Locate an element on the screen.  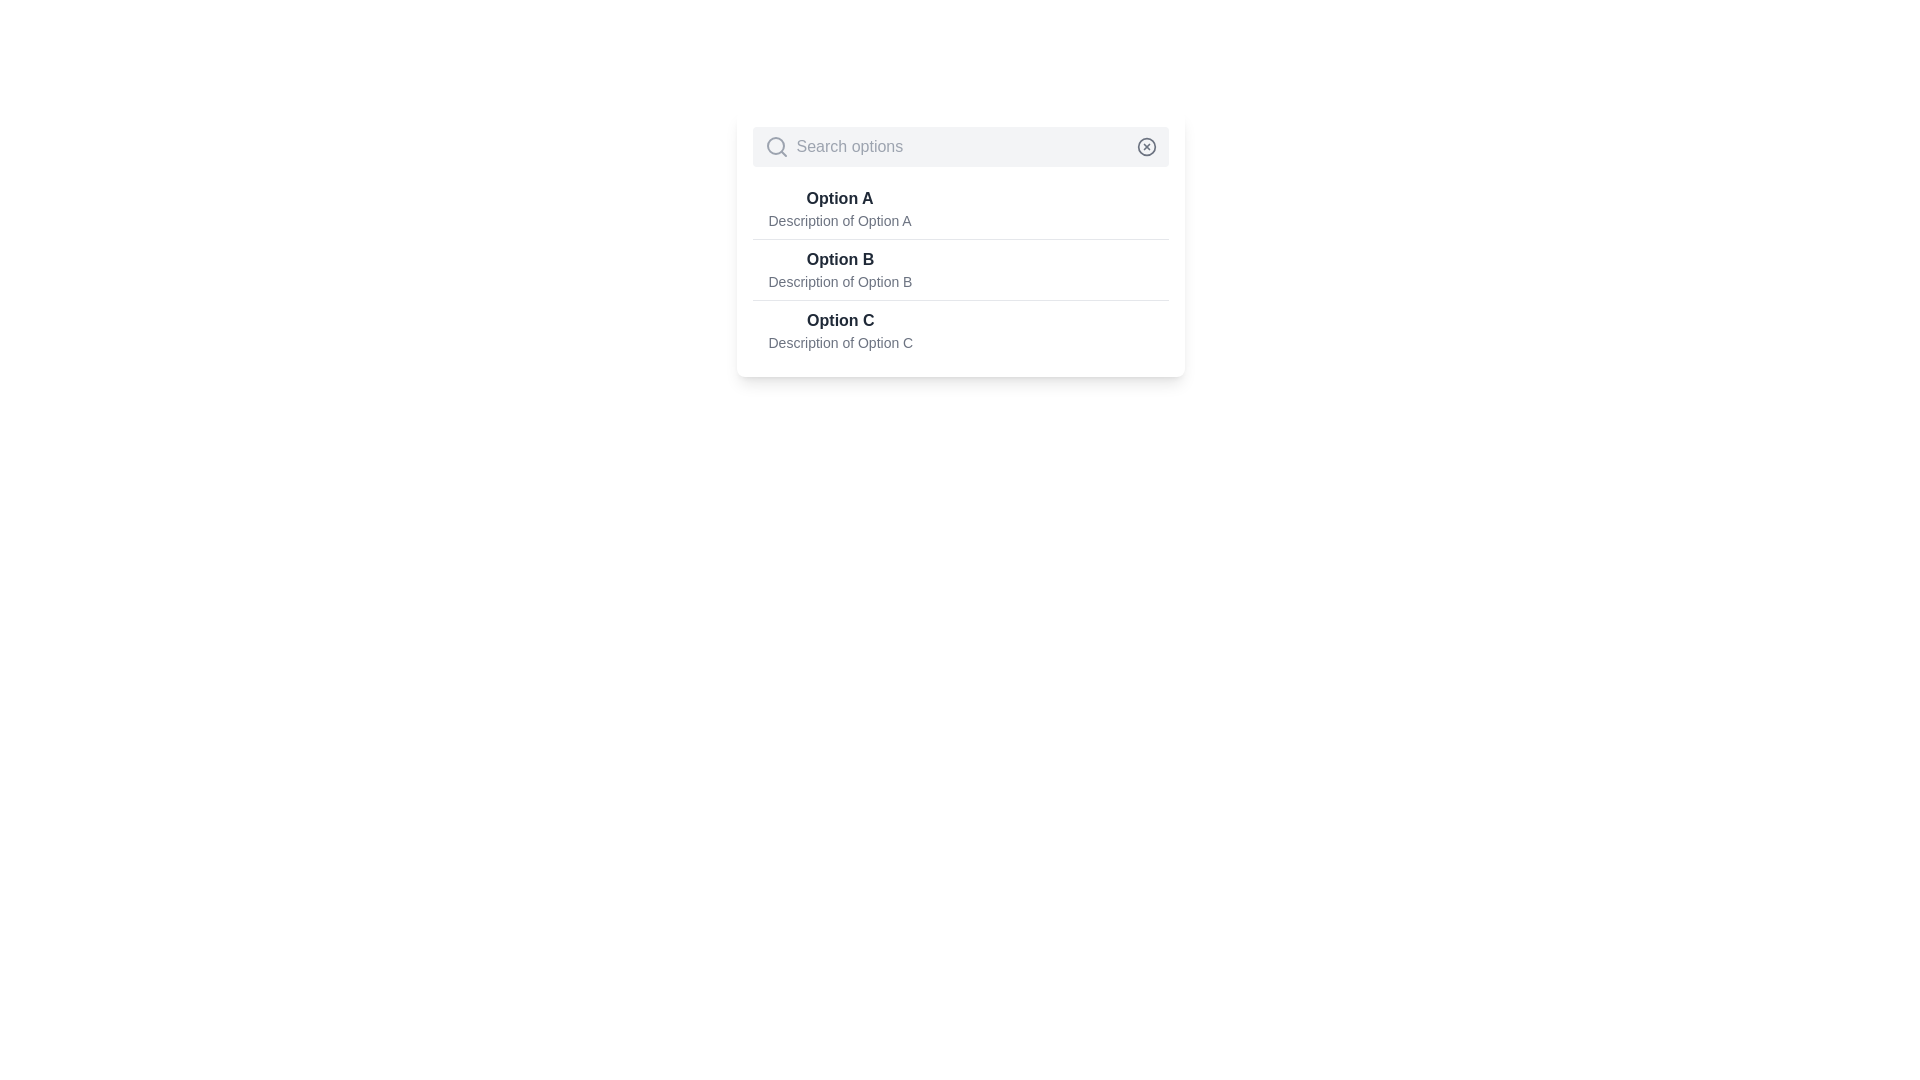
the small-sized text label displaying 'Description of Option A', which is styled in gray and located directly below the bolded 'Option A' label is located at coordinates (840, 220).